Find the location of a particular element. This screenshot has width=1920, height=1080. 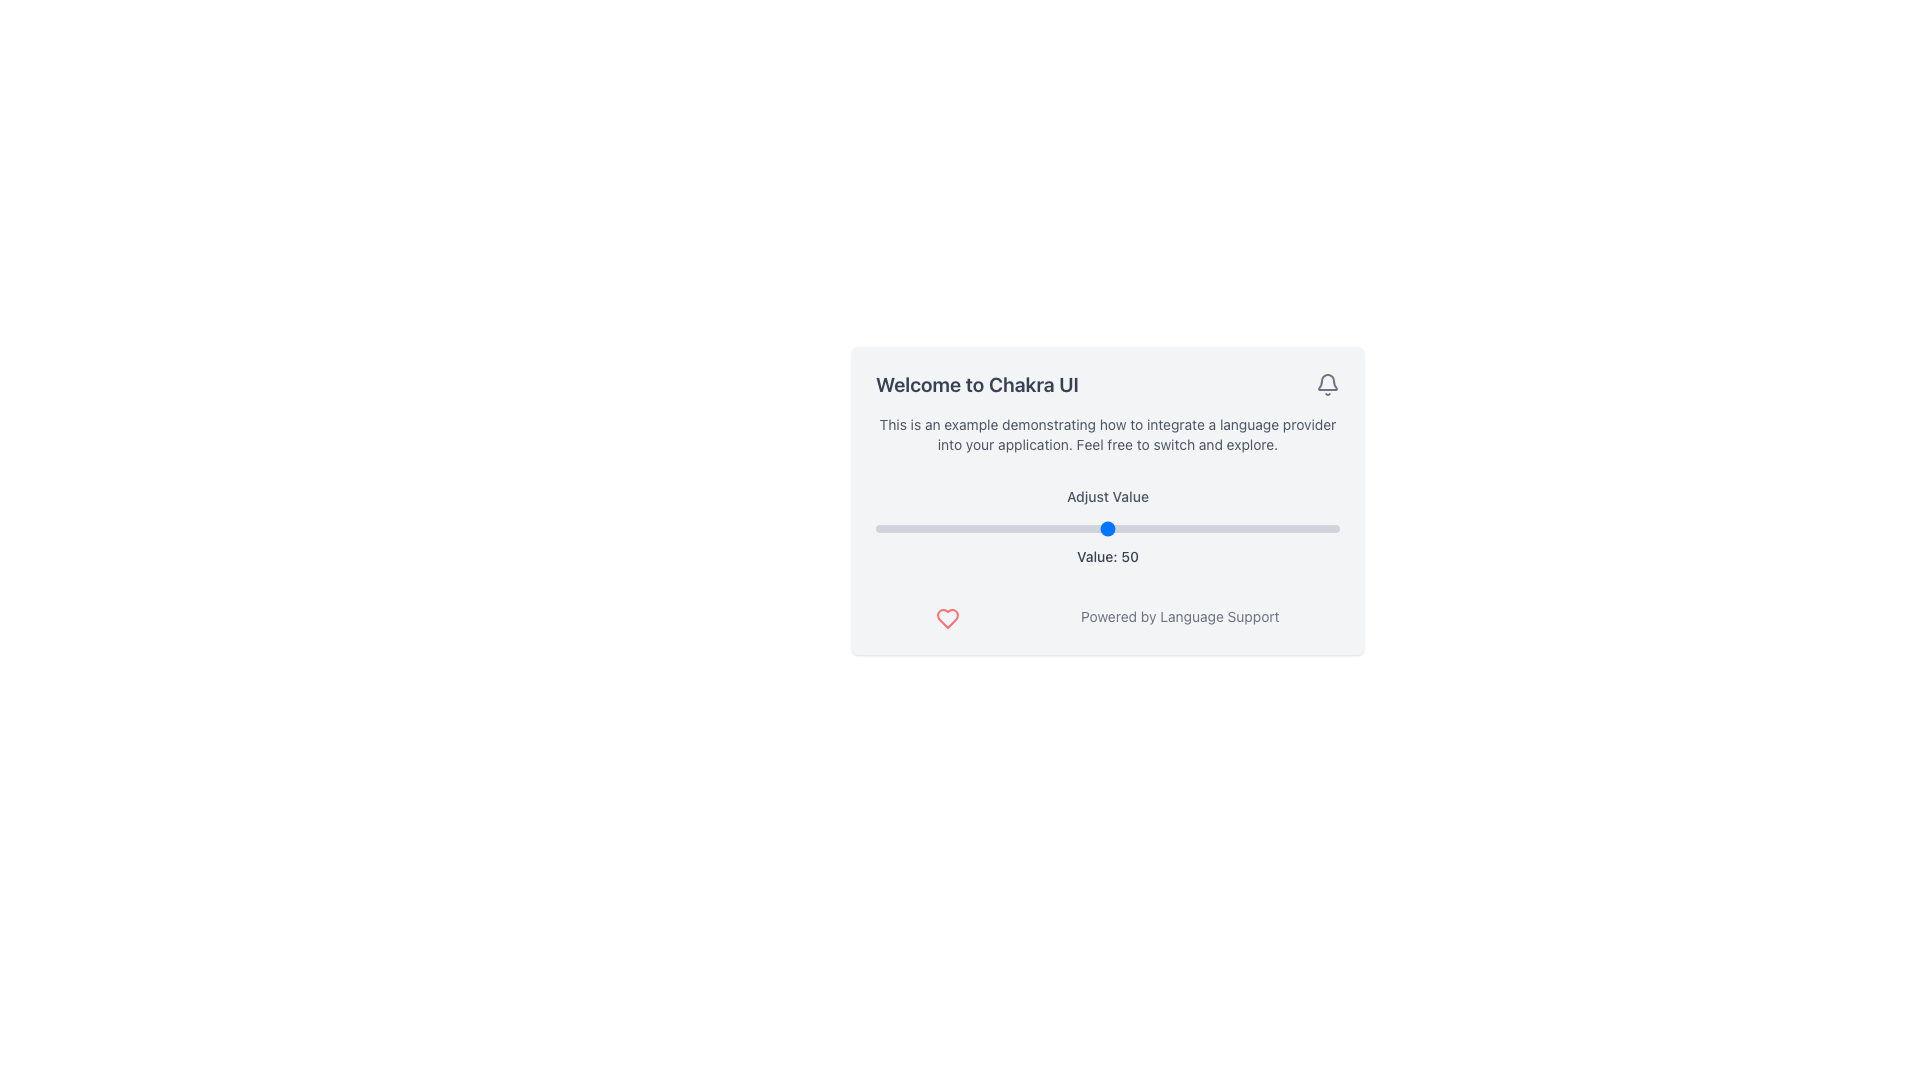

the slider value is located at coordinates (1038, 527).